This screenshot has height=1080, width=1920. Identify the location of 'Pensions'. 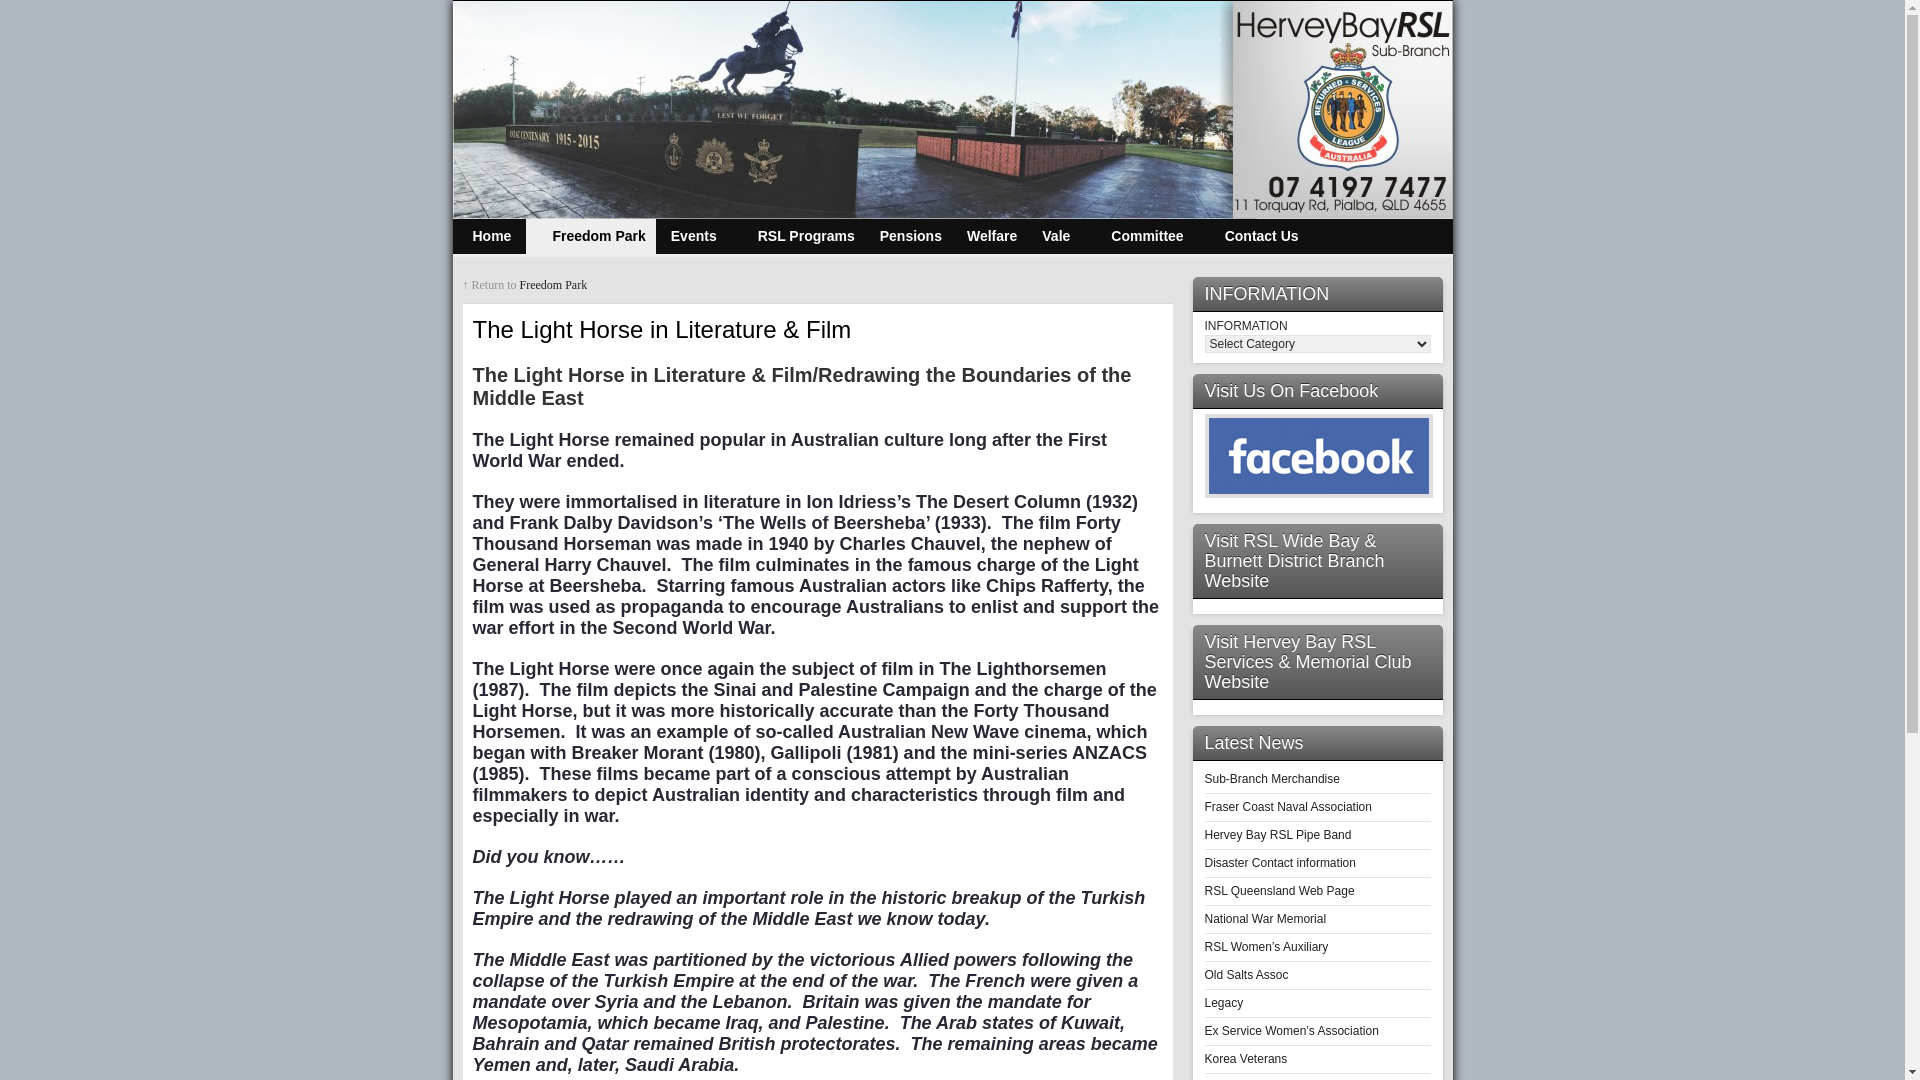
(910, 235).